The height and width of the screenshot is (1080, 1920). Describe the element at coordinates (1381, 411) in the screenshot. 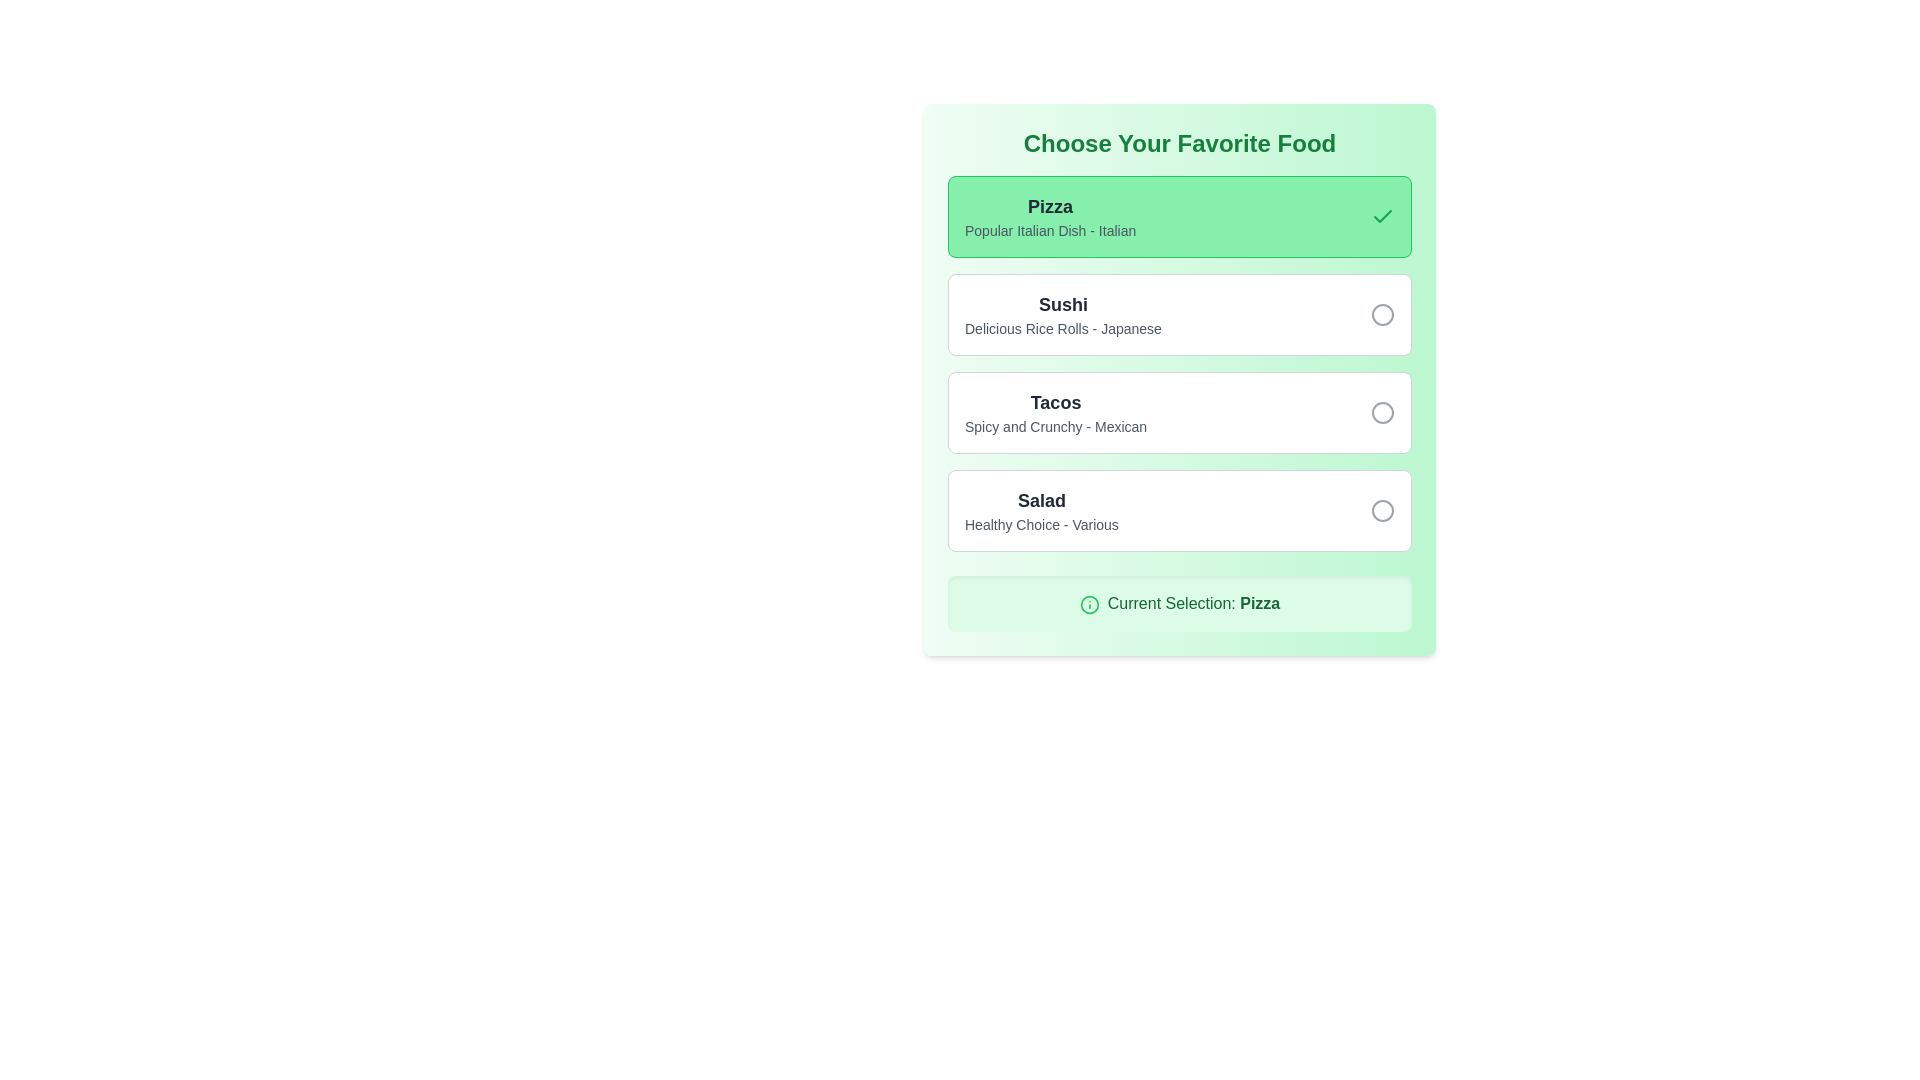

I see `the radio button` at that location.